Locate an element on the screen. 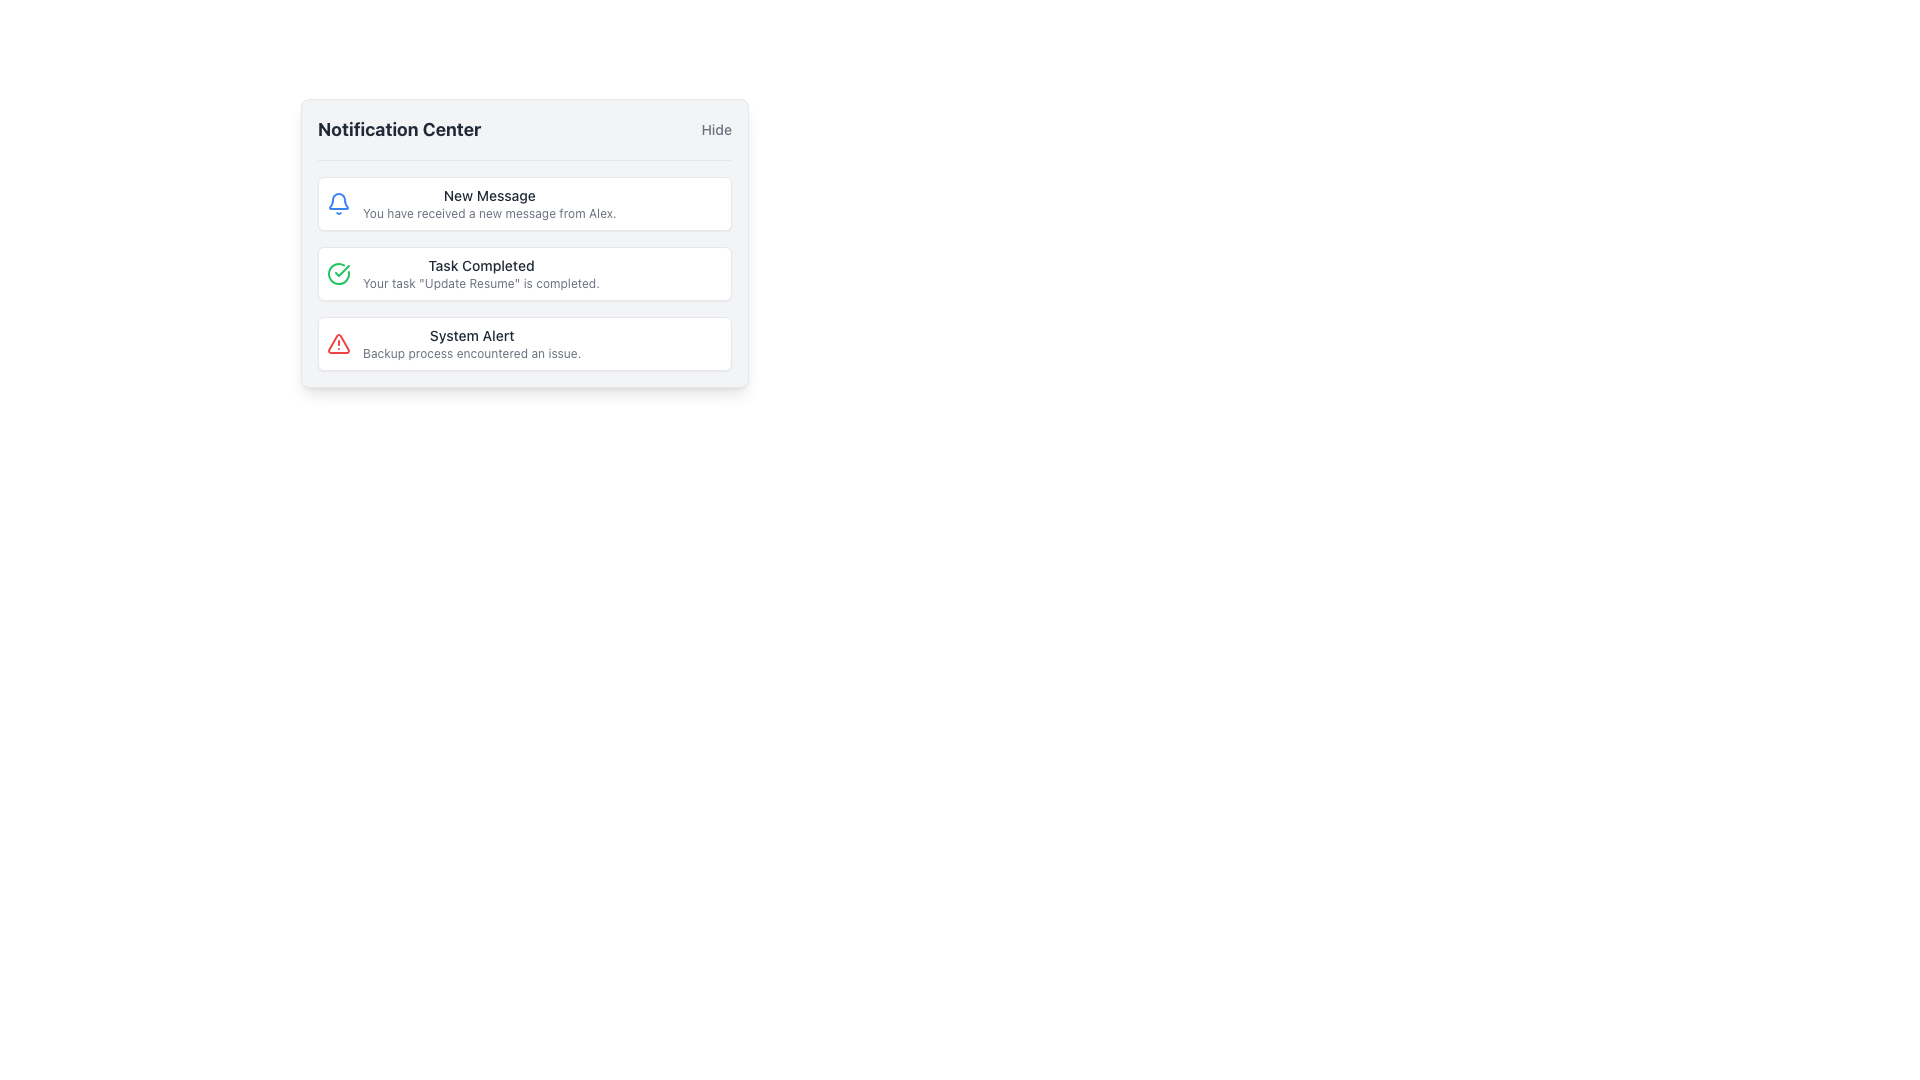 This screenshot has width=1920, height=1080. the textual notification displaying 'Task Completed' which indicates that the task 'Update Resume' is completed, located in the notification center interface is located at coordinates (481, 273).